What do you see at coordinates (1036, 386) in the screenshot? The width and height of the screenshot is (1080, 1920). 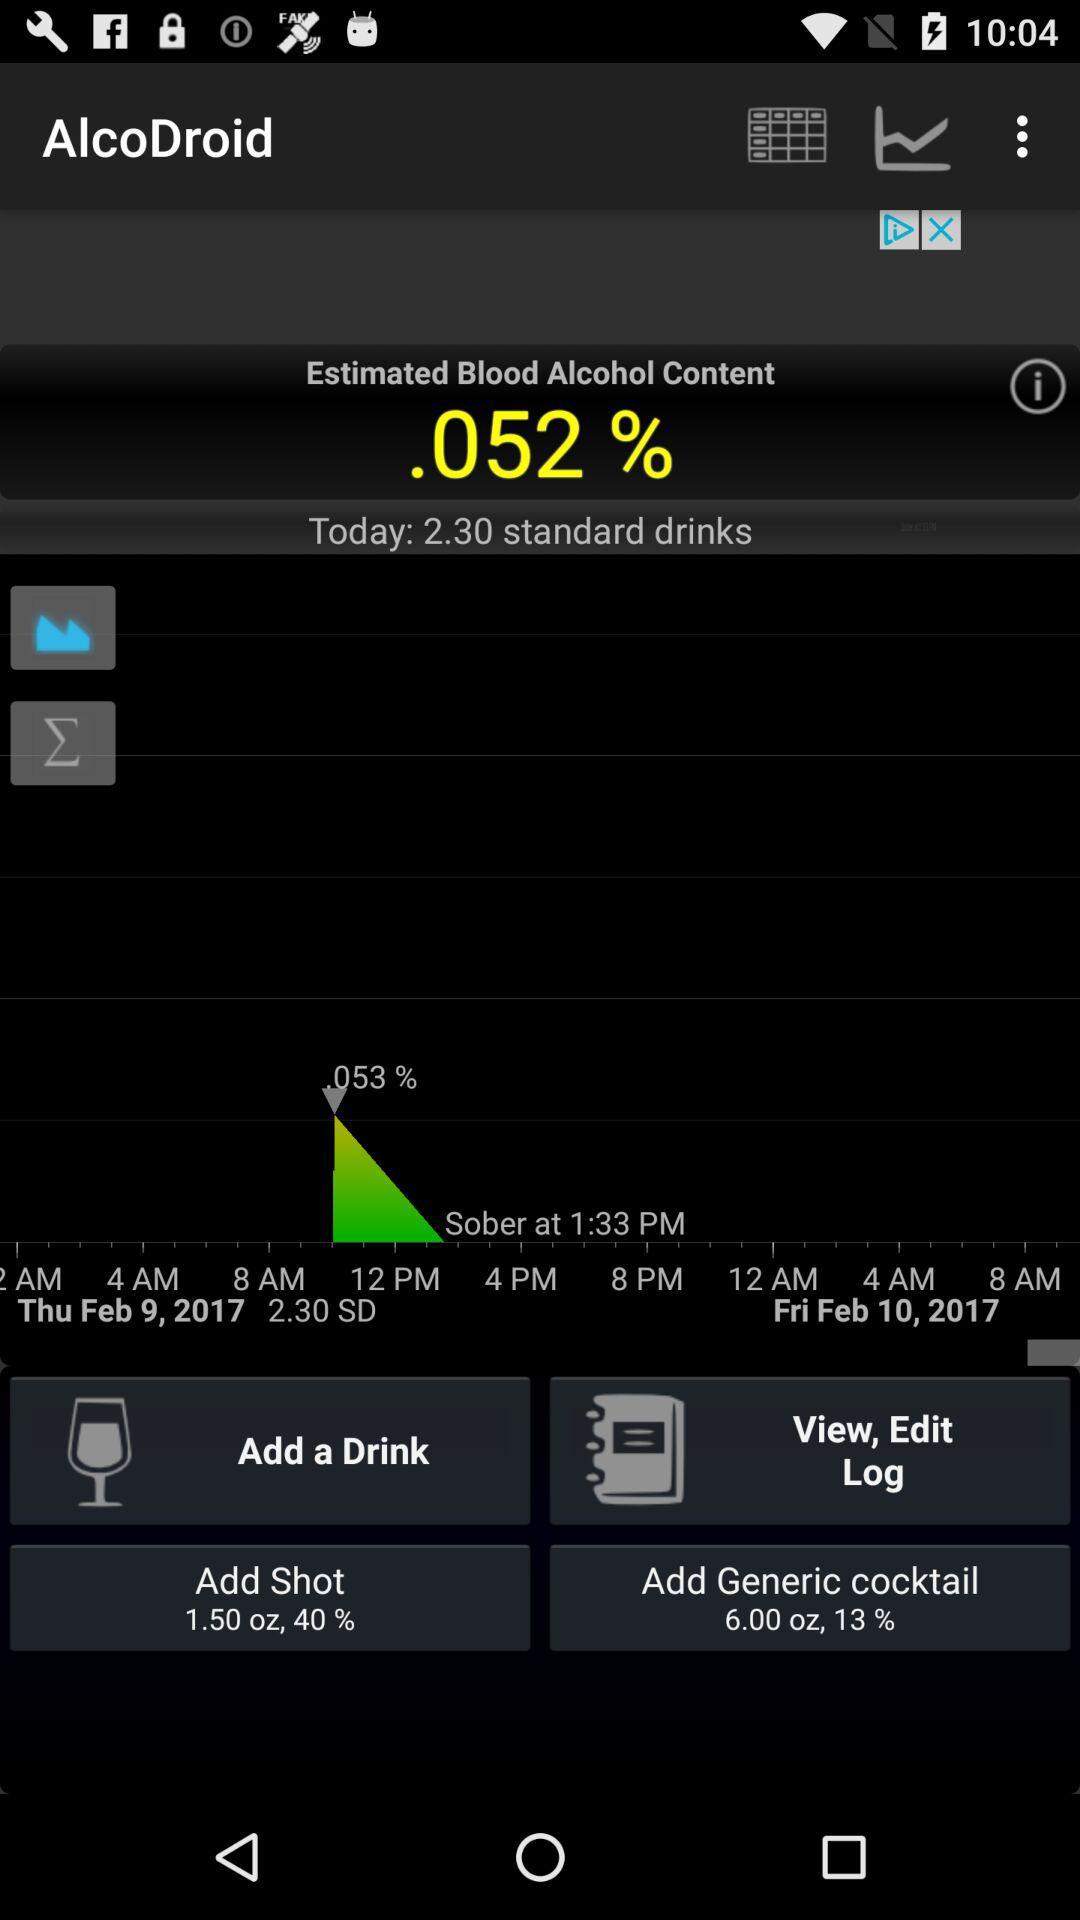 I see `a select option` at bounding box center [1036, 386].